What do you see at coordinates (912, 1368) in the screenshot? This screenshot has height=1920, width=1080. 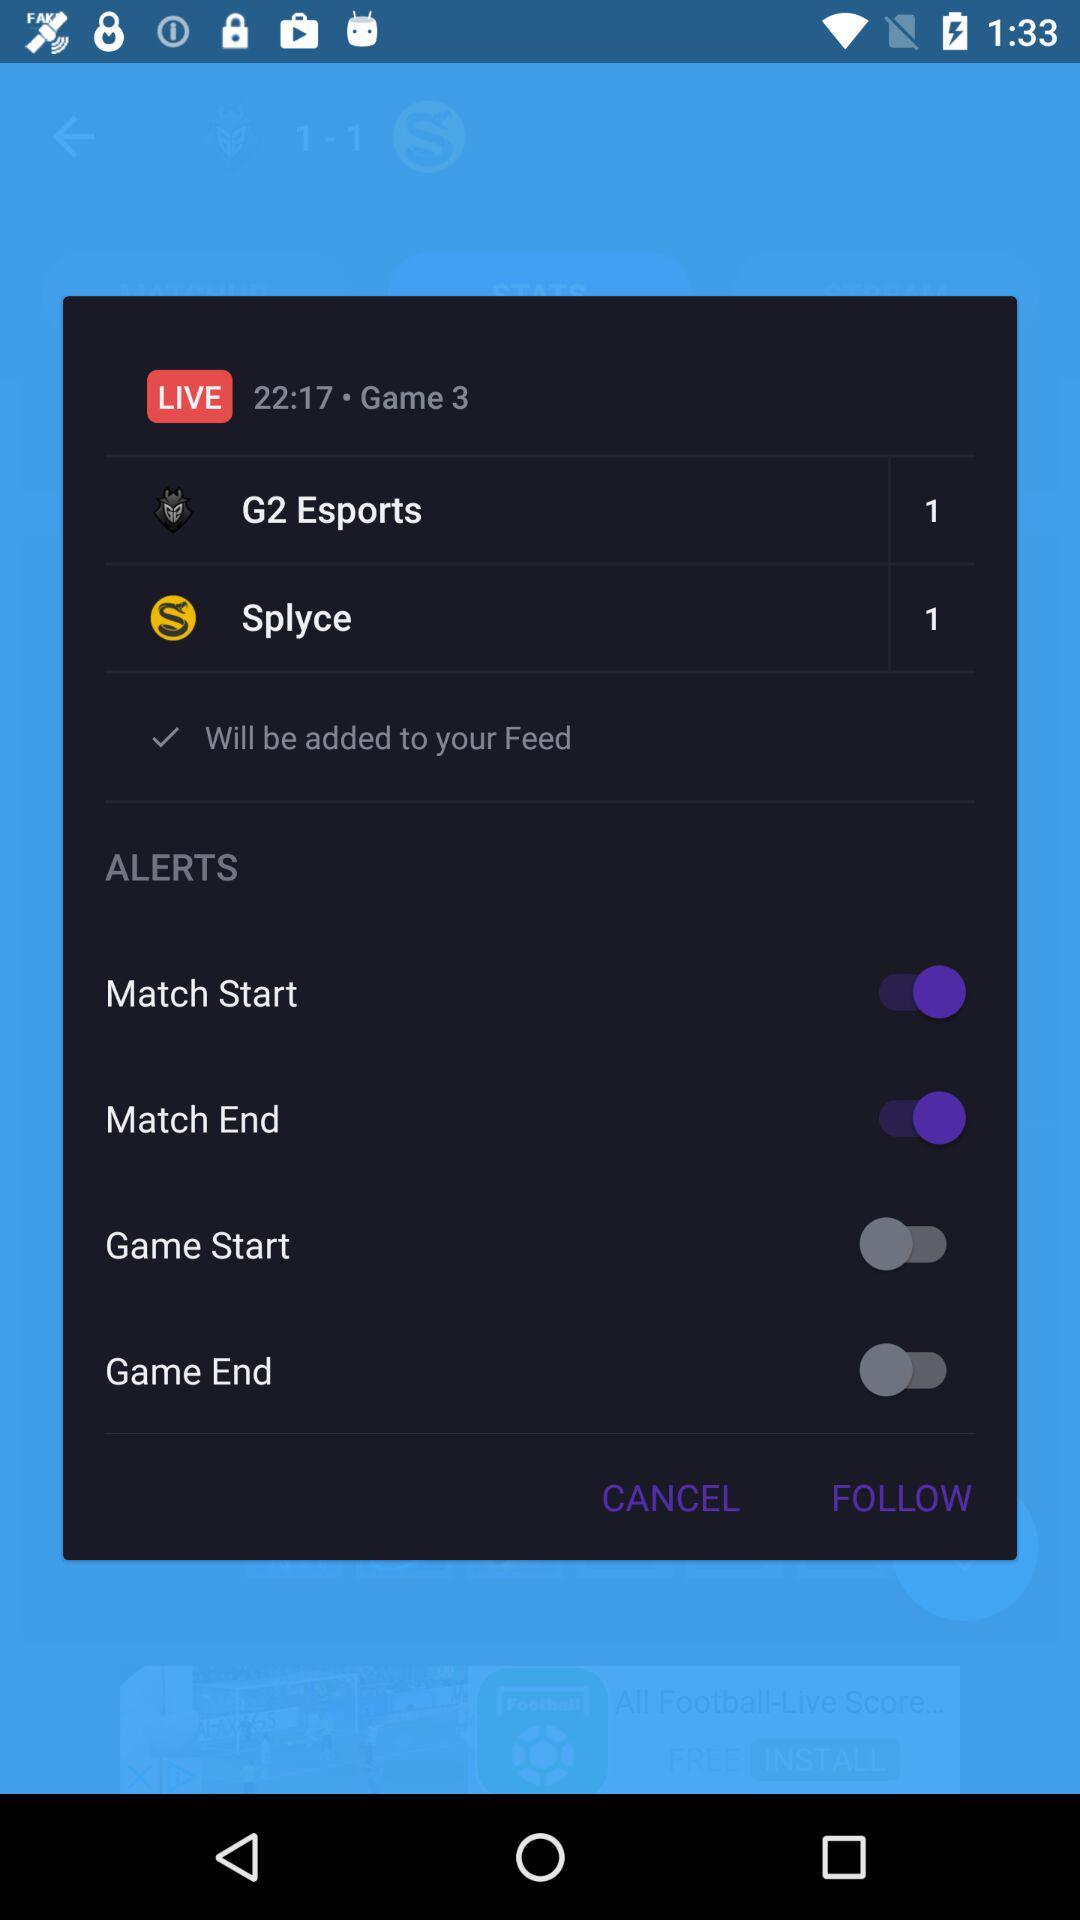 I see `game end open option` at bounding box center [912, 1368].